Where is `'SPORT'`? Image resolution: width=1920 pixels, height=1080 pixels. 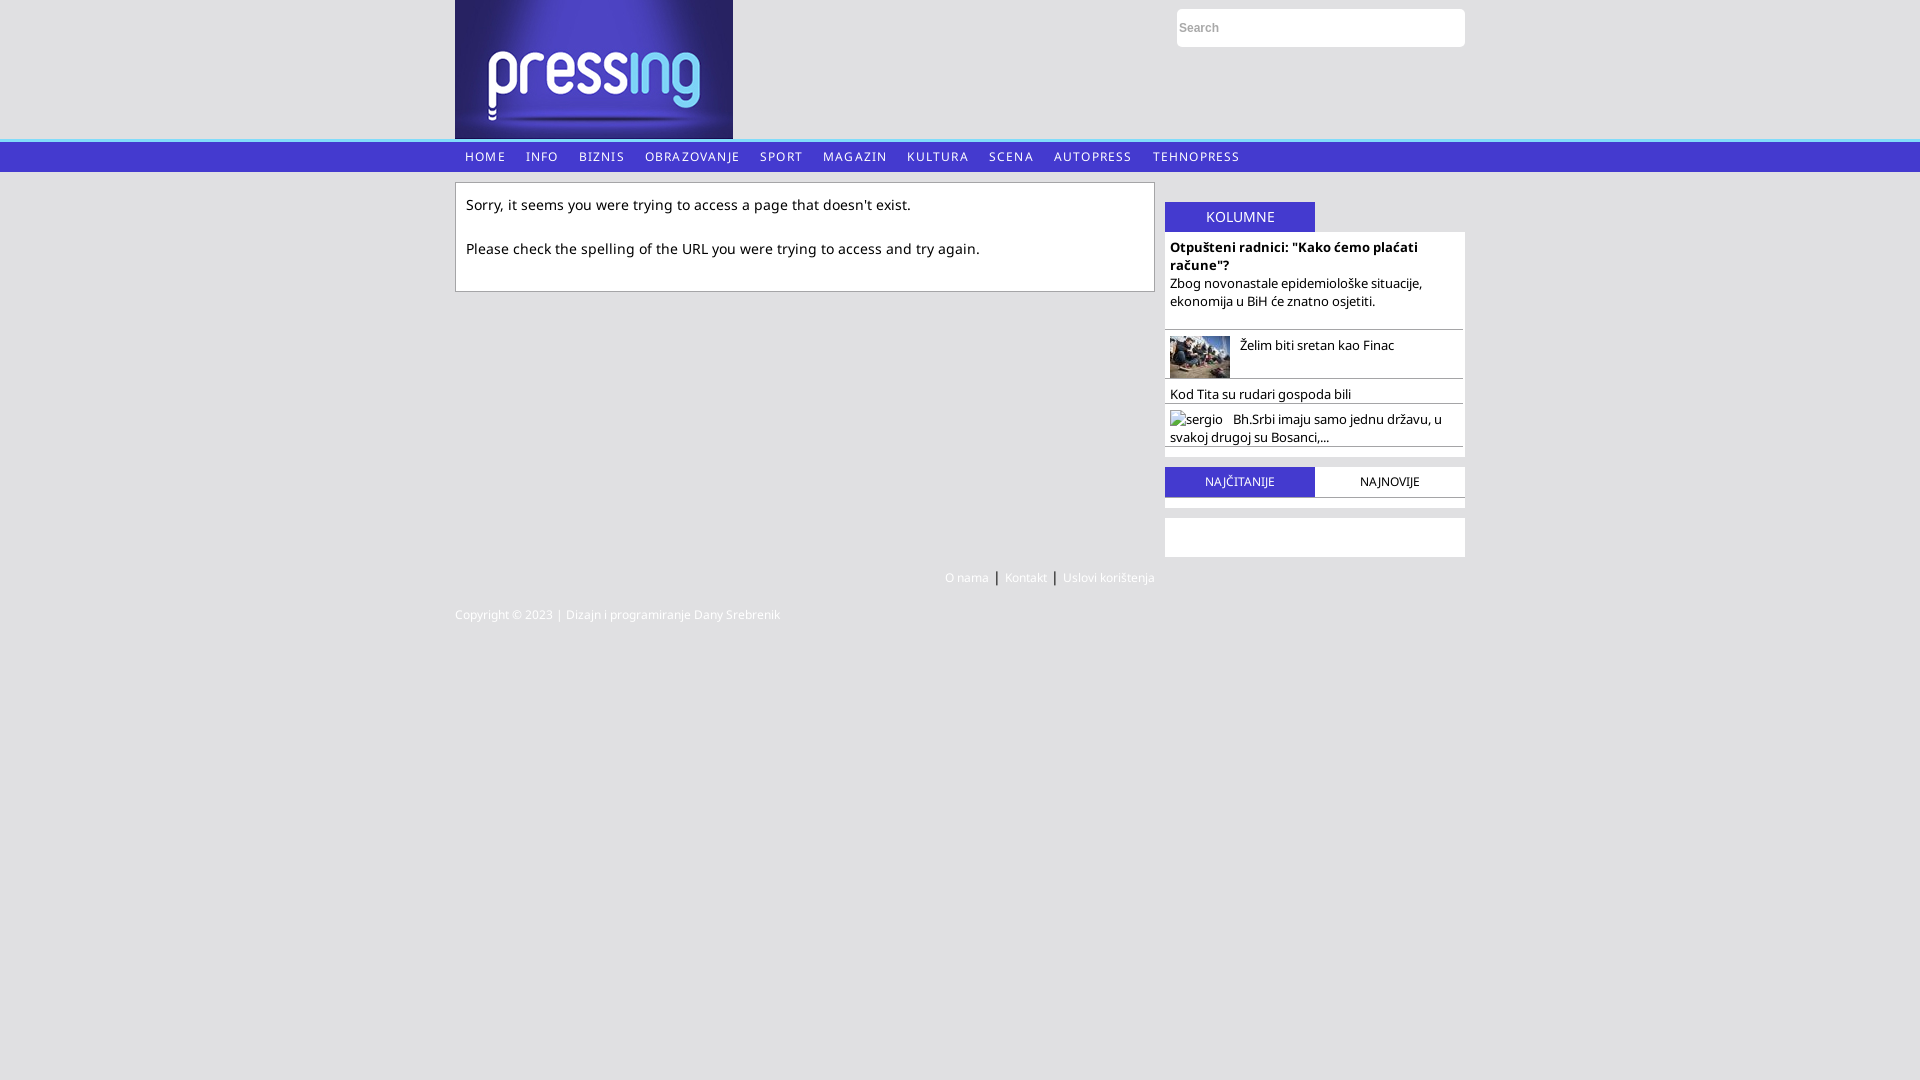 'SPORT' is located at coordinates (780, 156).